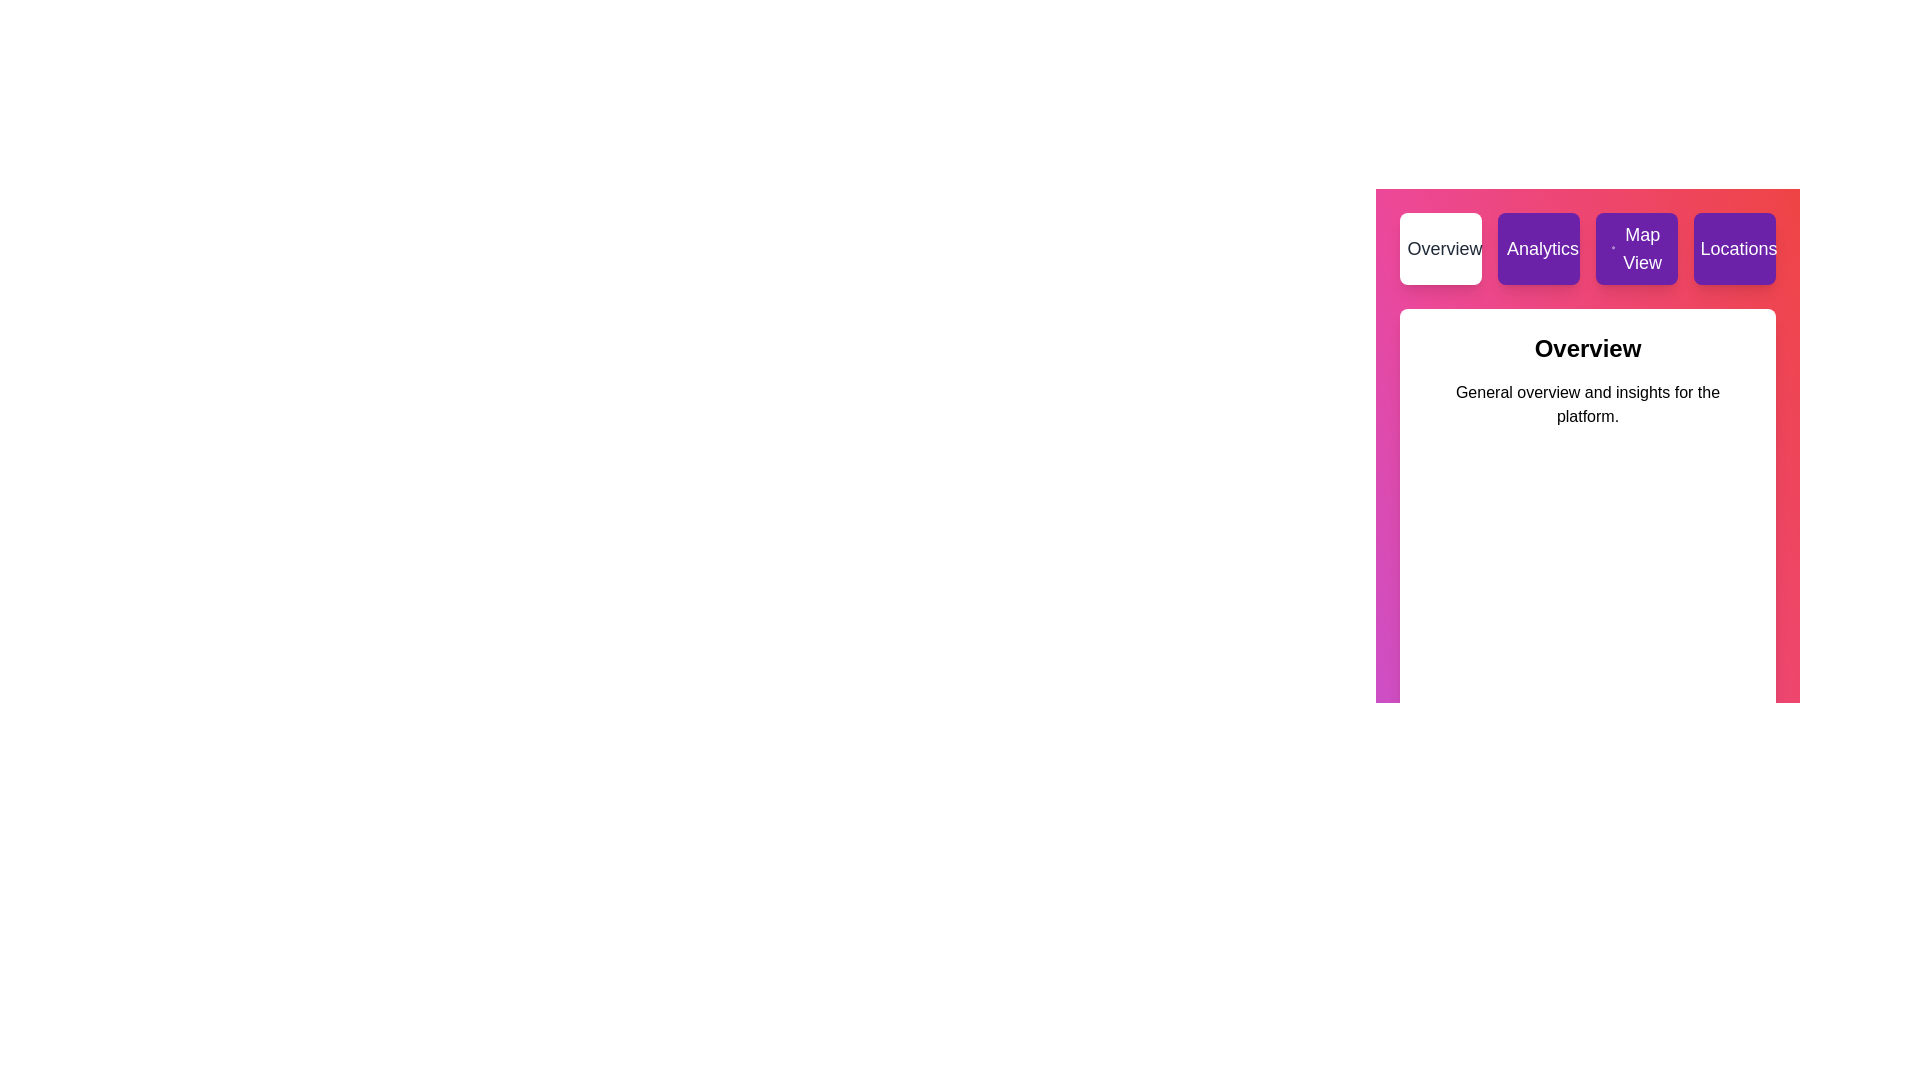 The width and height of the screenshot is (1920, 1080). What do you see at coordinates (1541, 248) in the screenshot?
I see `the 'Analytics' button, which is a purple rectangular button with white text, located in the navigation bar at the top-center of the interface` at bounding box center [1541, 248].